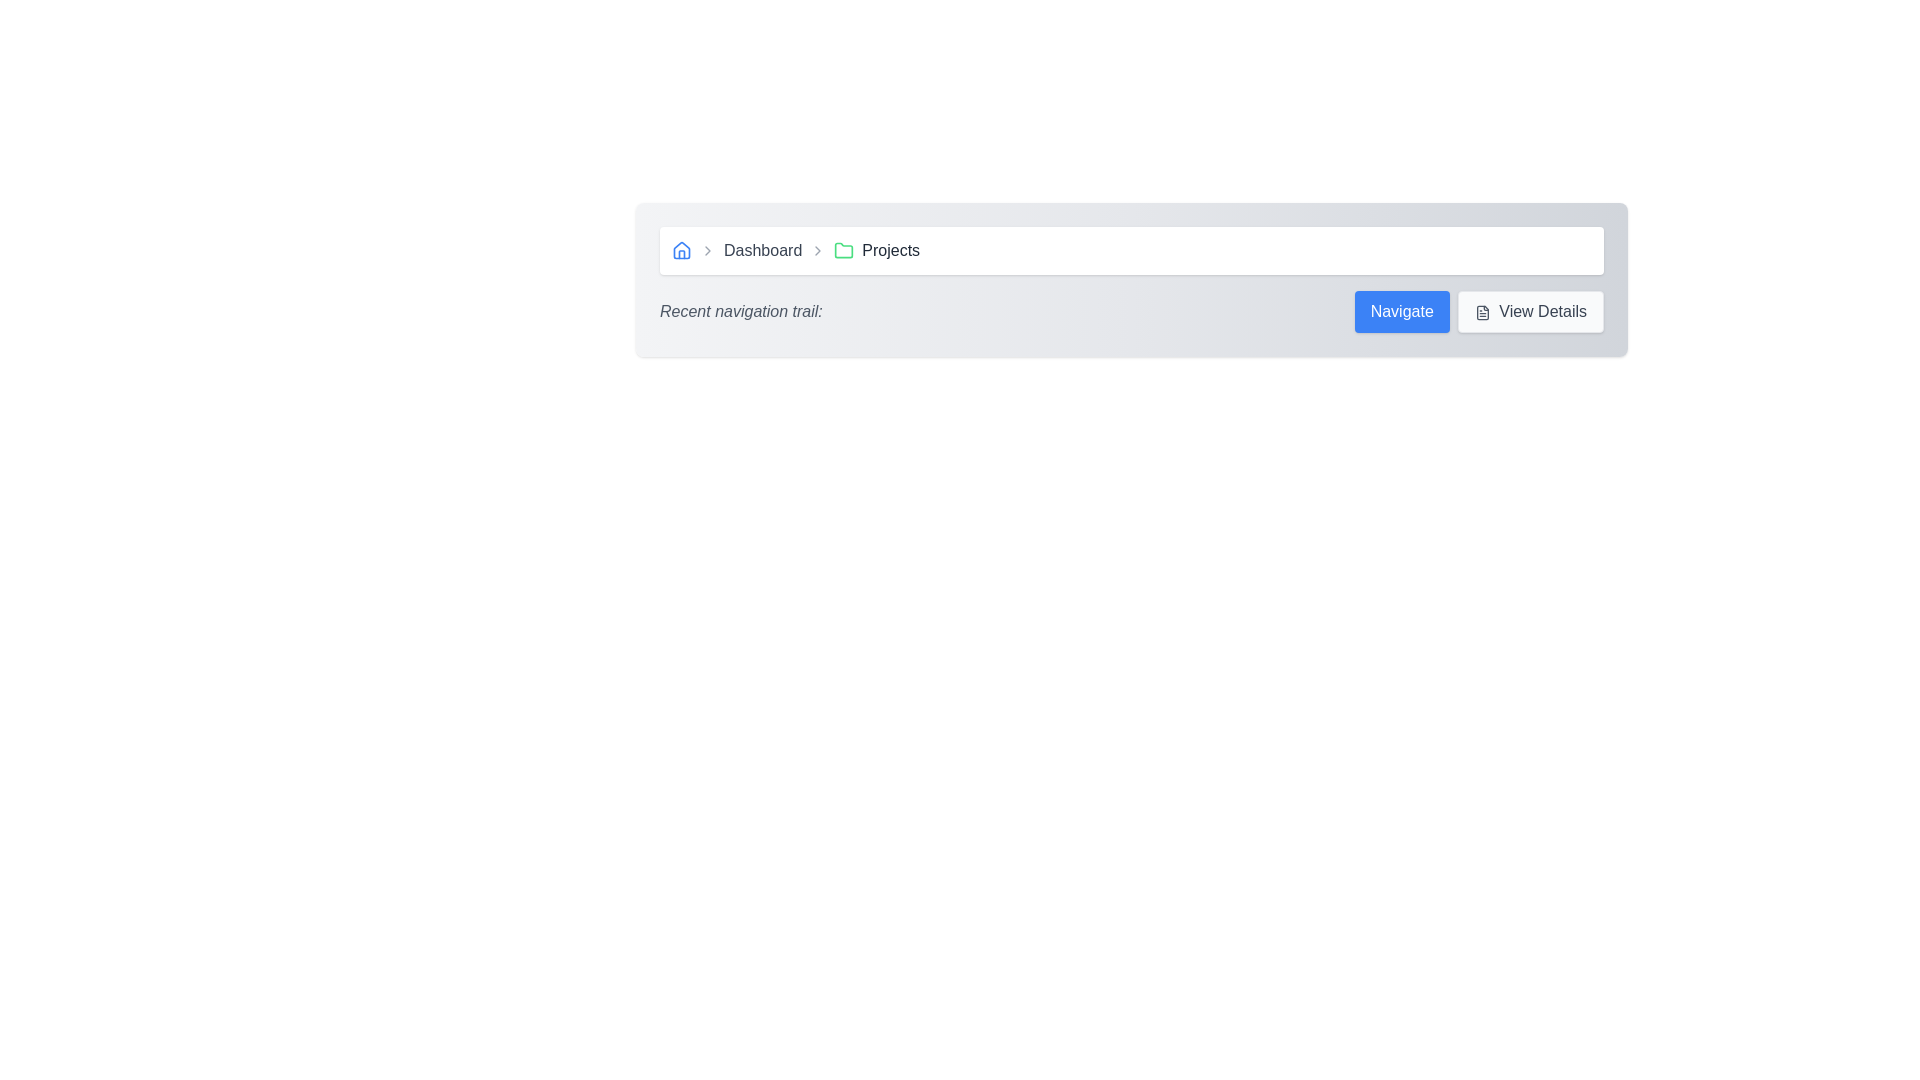 This screenshot has width=1920, height=1080. I want to click on the 'View Details' button located in the lower-right part of the gray navigation bar within the 'Recent navigation trail:' section, so click(1479, 312).